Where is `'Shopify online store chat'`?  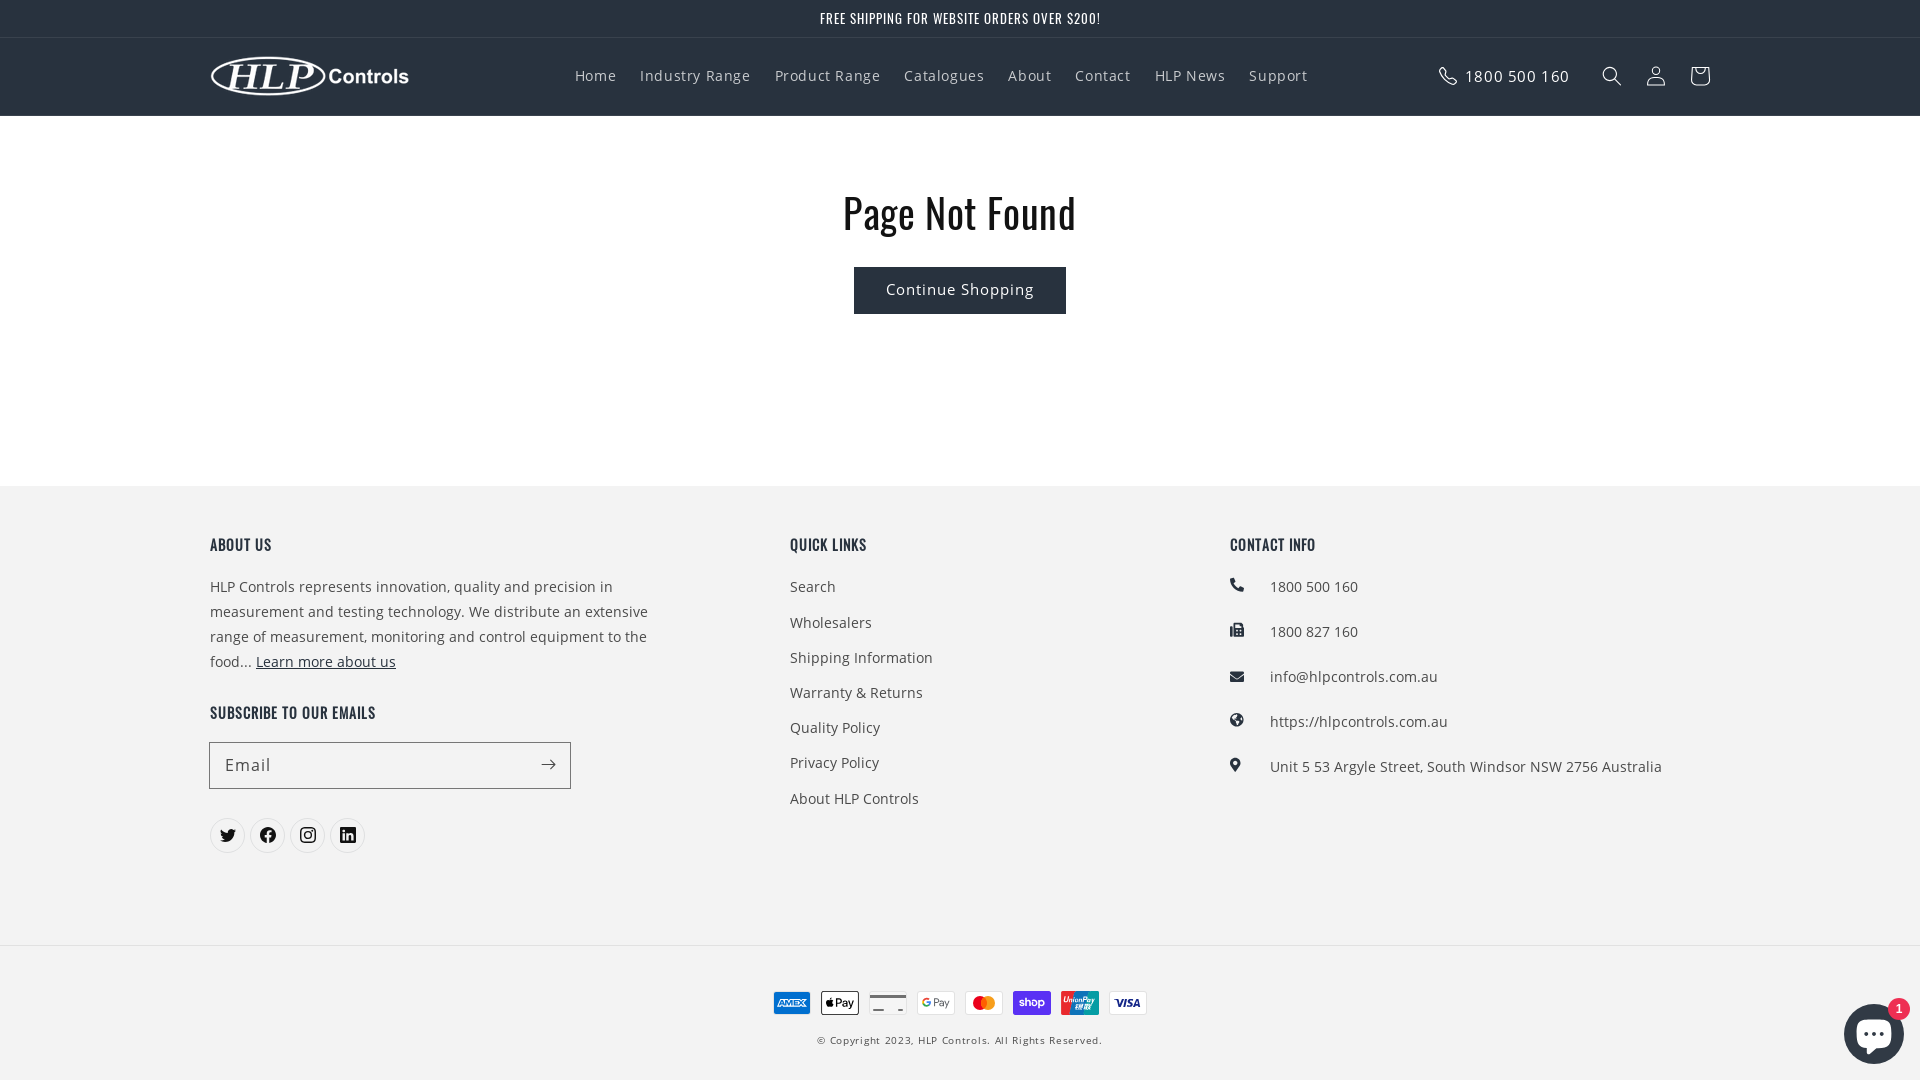 'Shopify online store chat' is located at coordinates (1872, 1029).